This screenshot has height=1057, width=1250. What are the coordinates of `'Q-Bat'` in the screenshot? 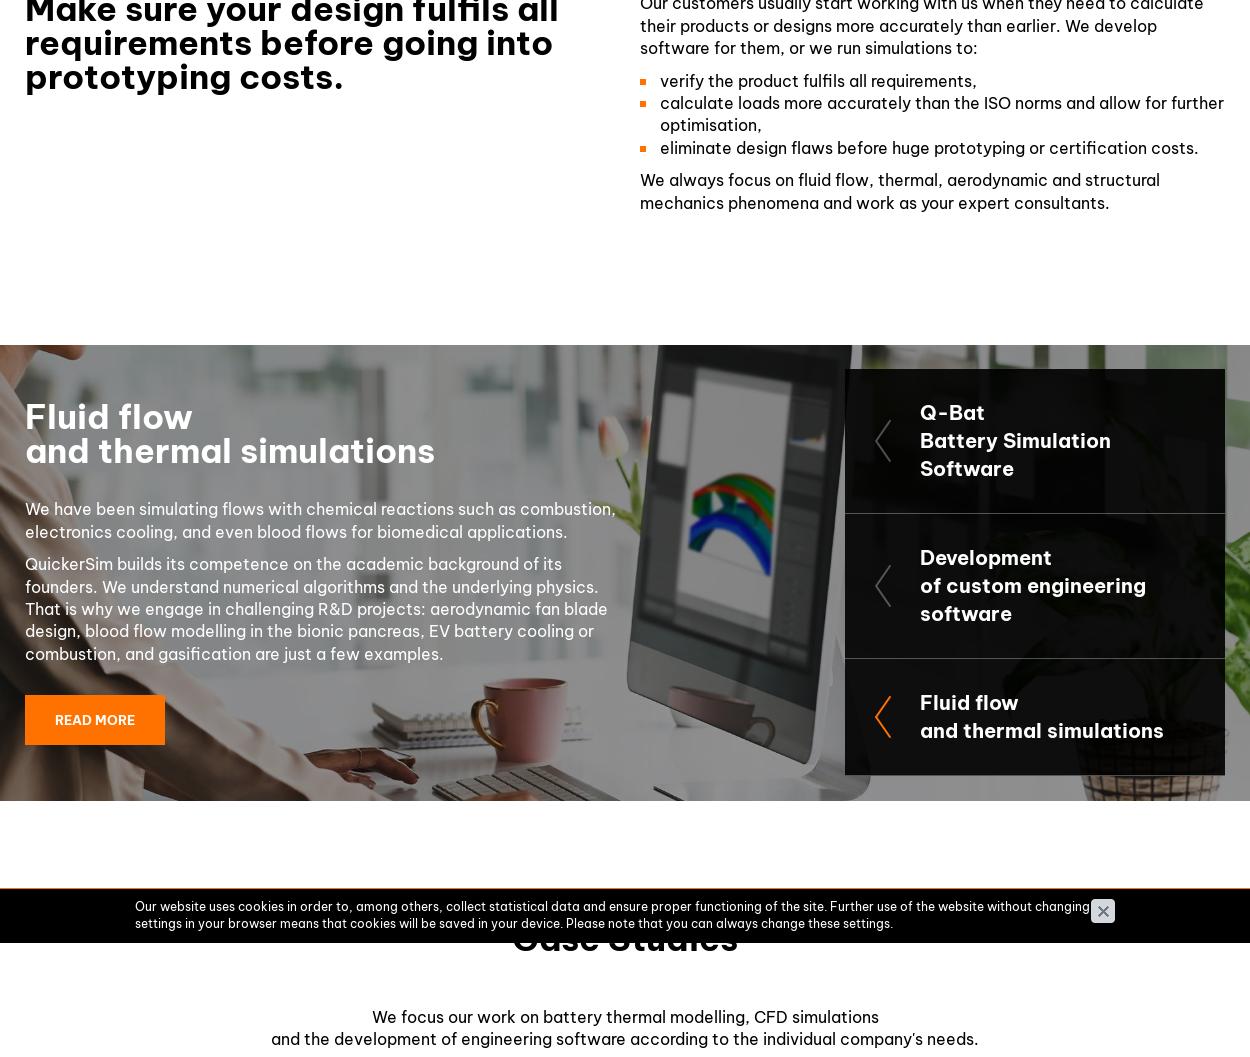 It's located at (951, 411).